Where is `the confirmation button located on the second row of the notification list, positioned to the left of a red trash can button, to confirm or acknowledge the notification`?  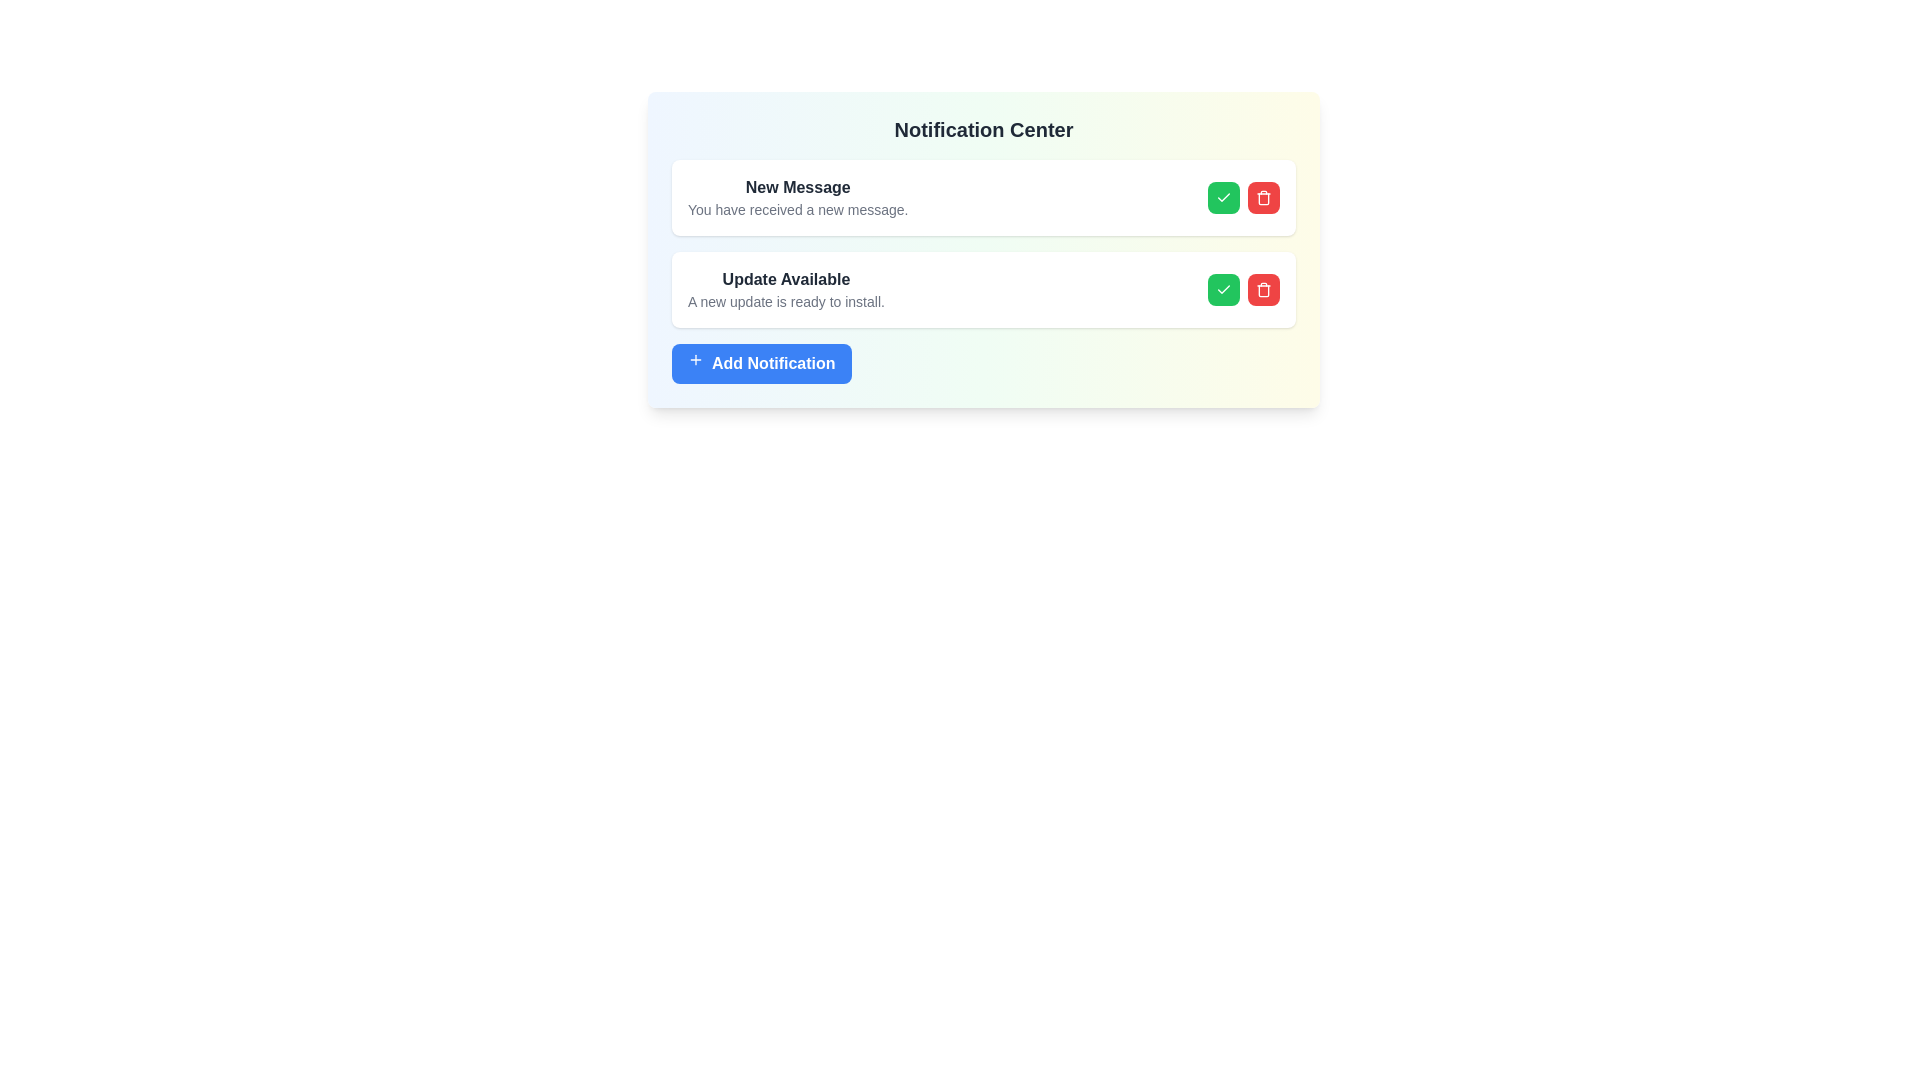 the confirmation button located on the second row of the notification list, positioned to the left of a red trash can button, to confirm or acknowledge the notification is located at coordinates (1223, 289).